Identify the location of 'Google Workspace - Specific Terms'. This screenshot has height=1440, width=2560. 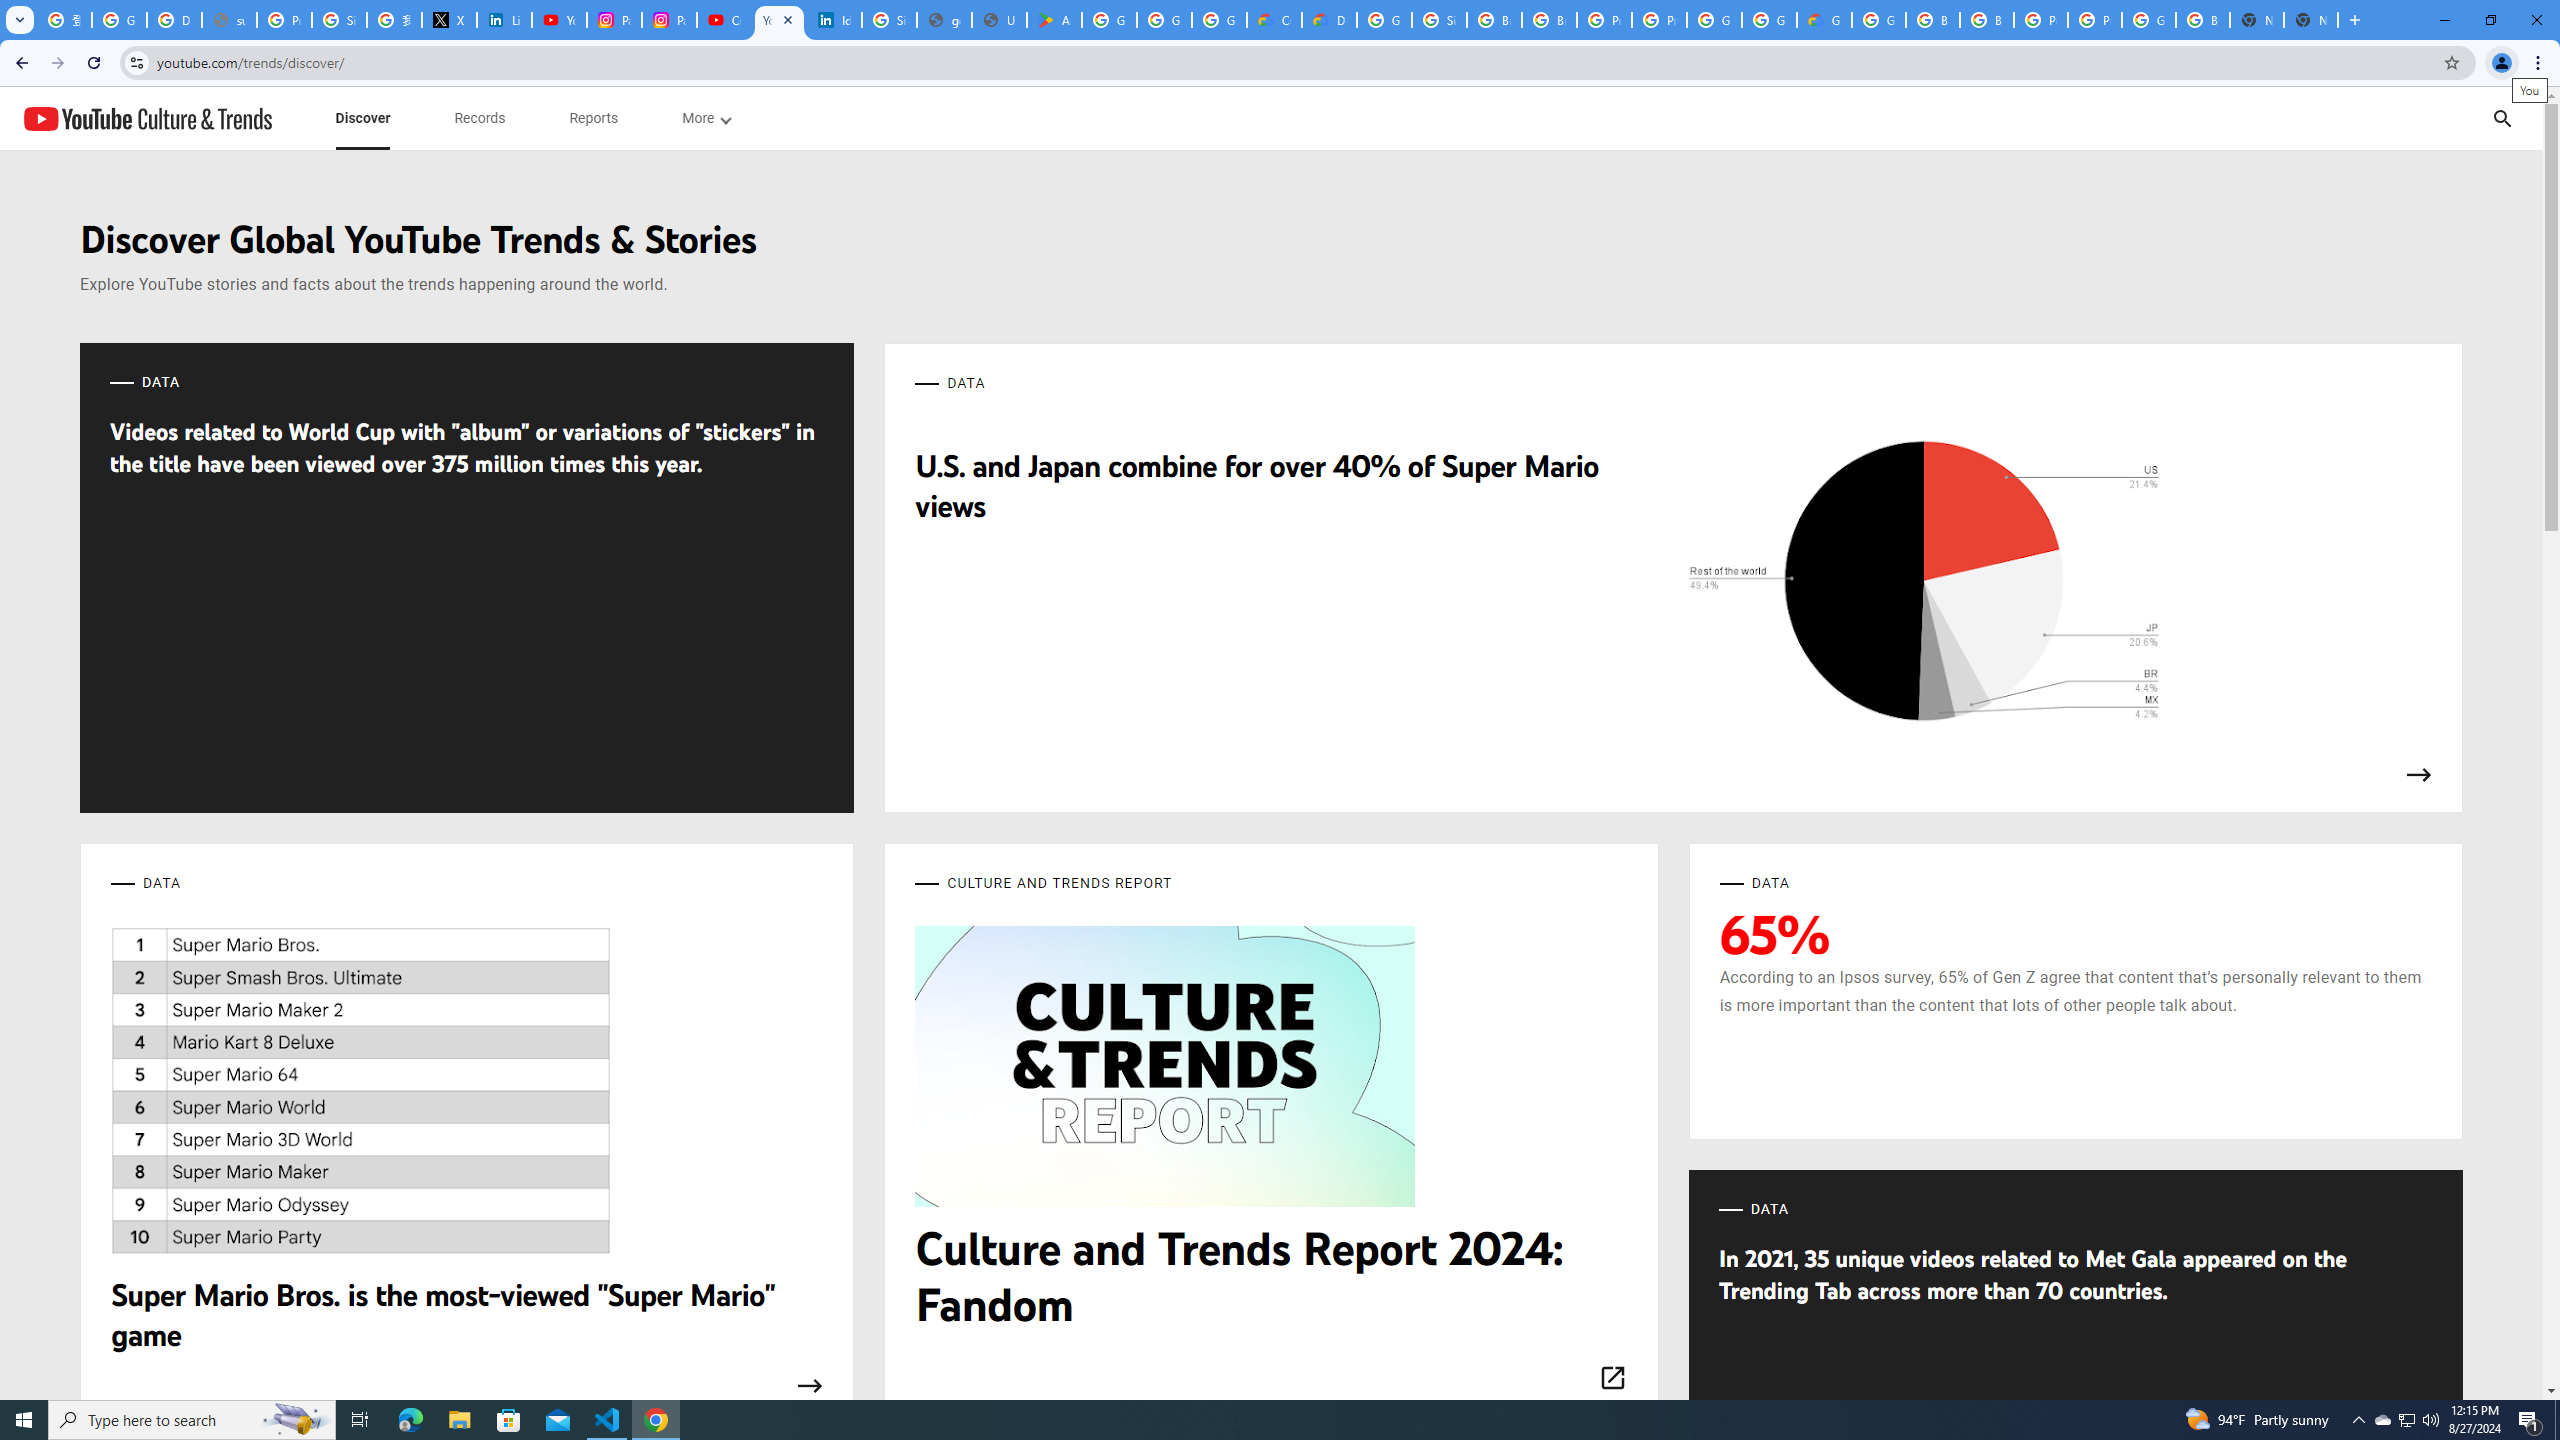
(1163, 19).